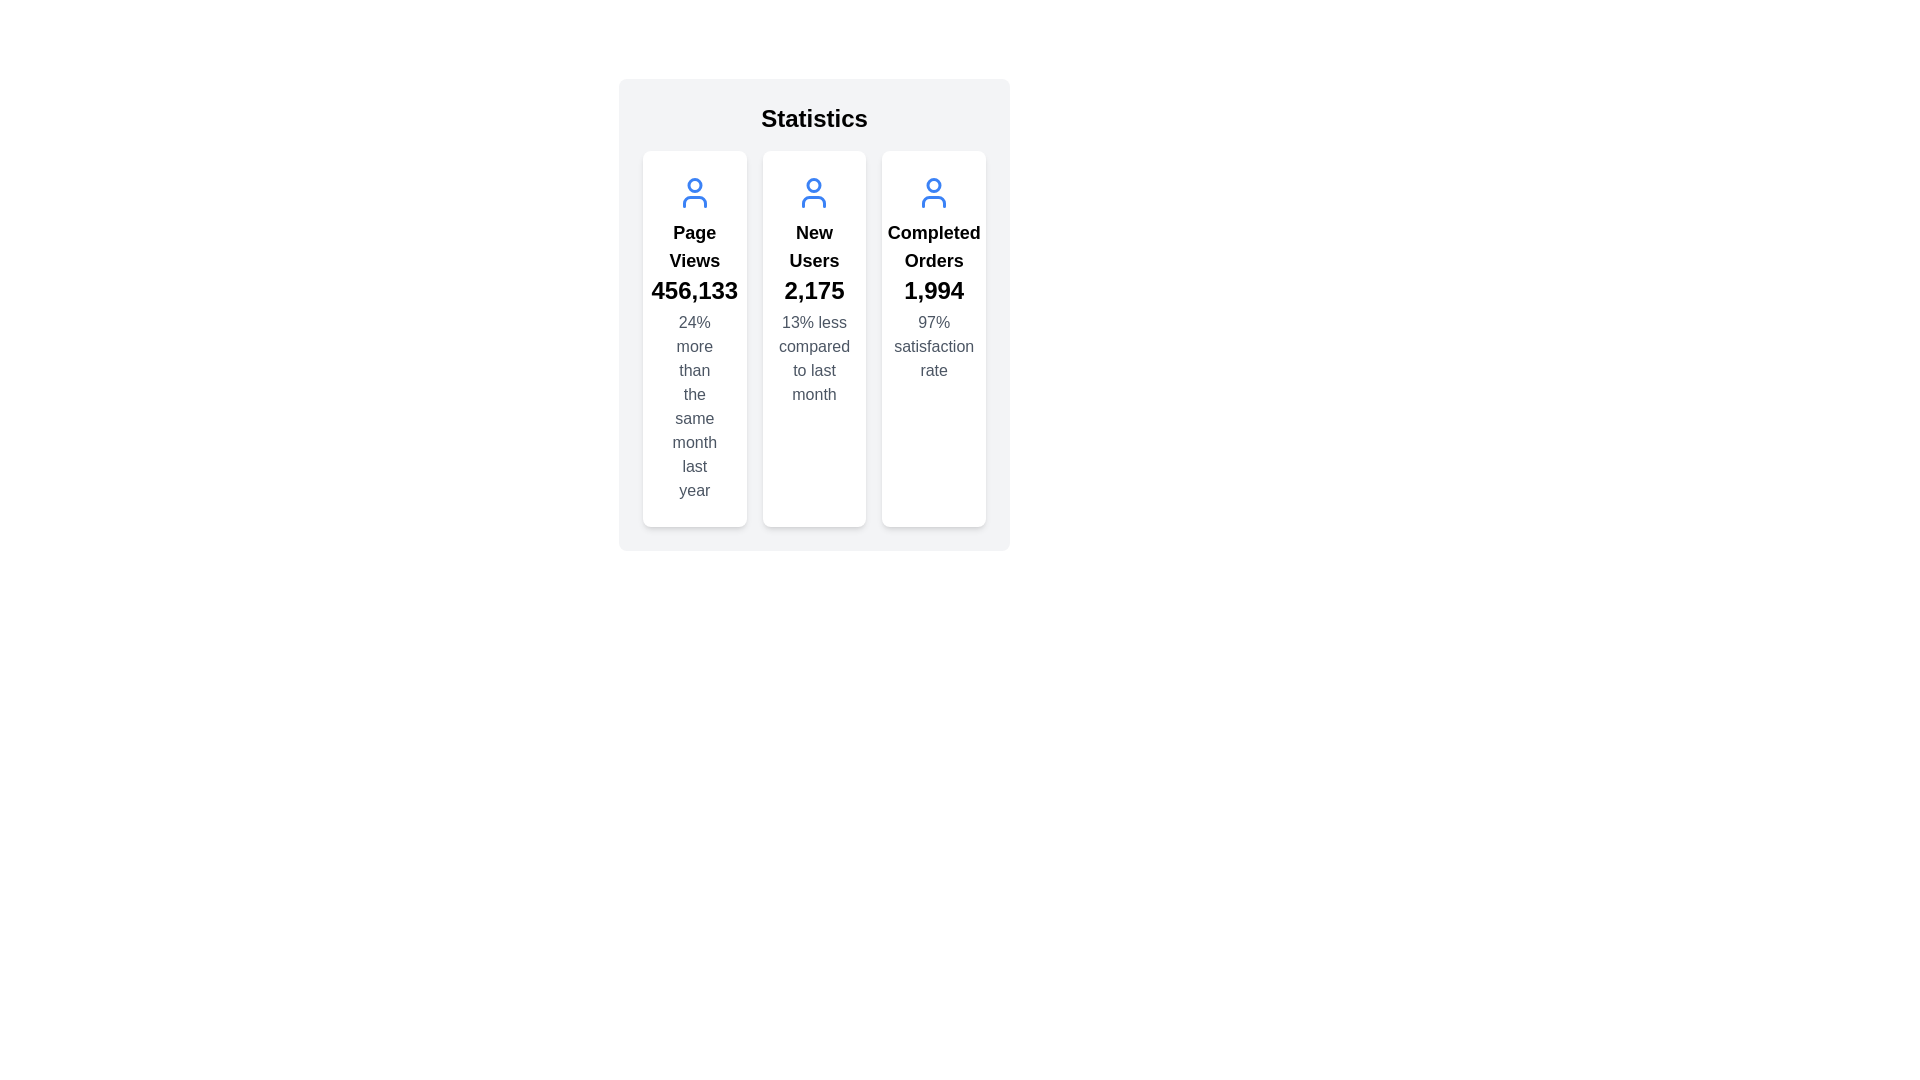 The width and height of the screenshot is (1920, 1080). Describe the element at coordinates (814, 338) in the screenshot. I see `the Information Card that displays data about new users in the center column of the Statistics grid layout` at that location.